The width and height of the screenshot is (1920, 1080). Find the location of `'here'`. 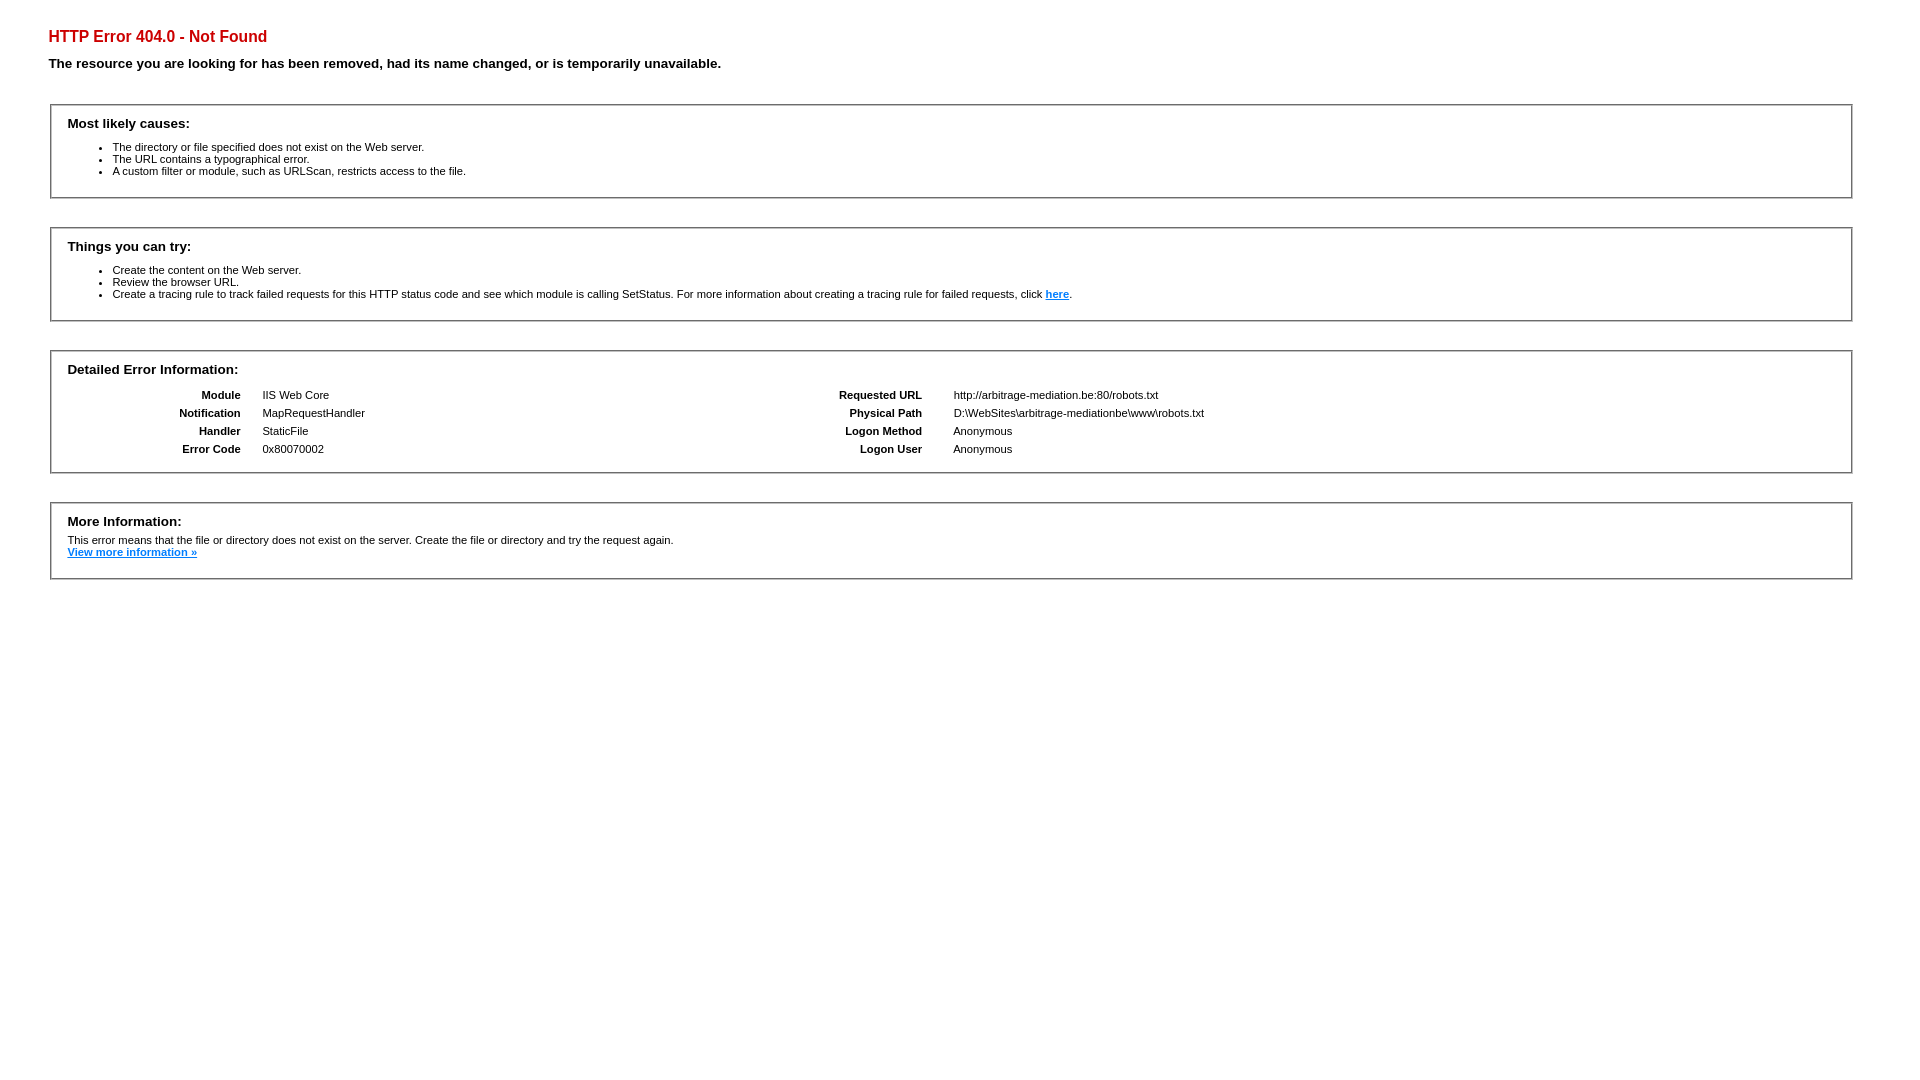

'here' is located at coordinates (1056, 293).